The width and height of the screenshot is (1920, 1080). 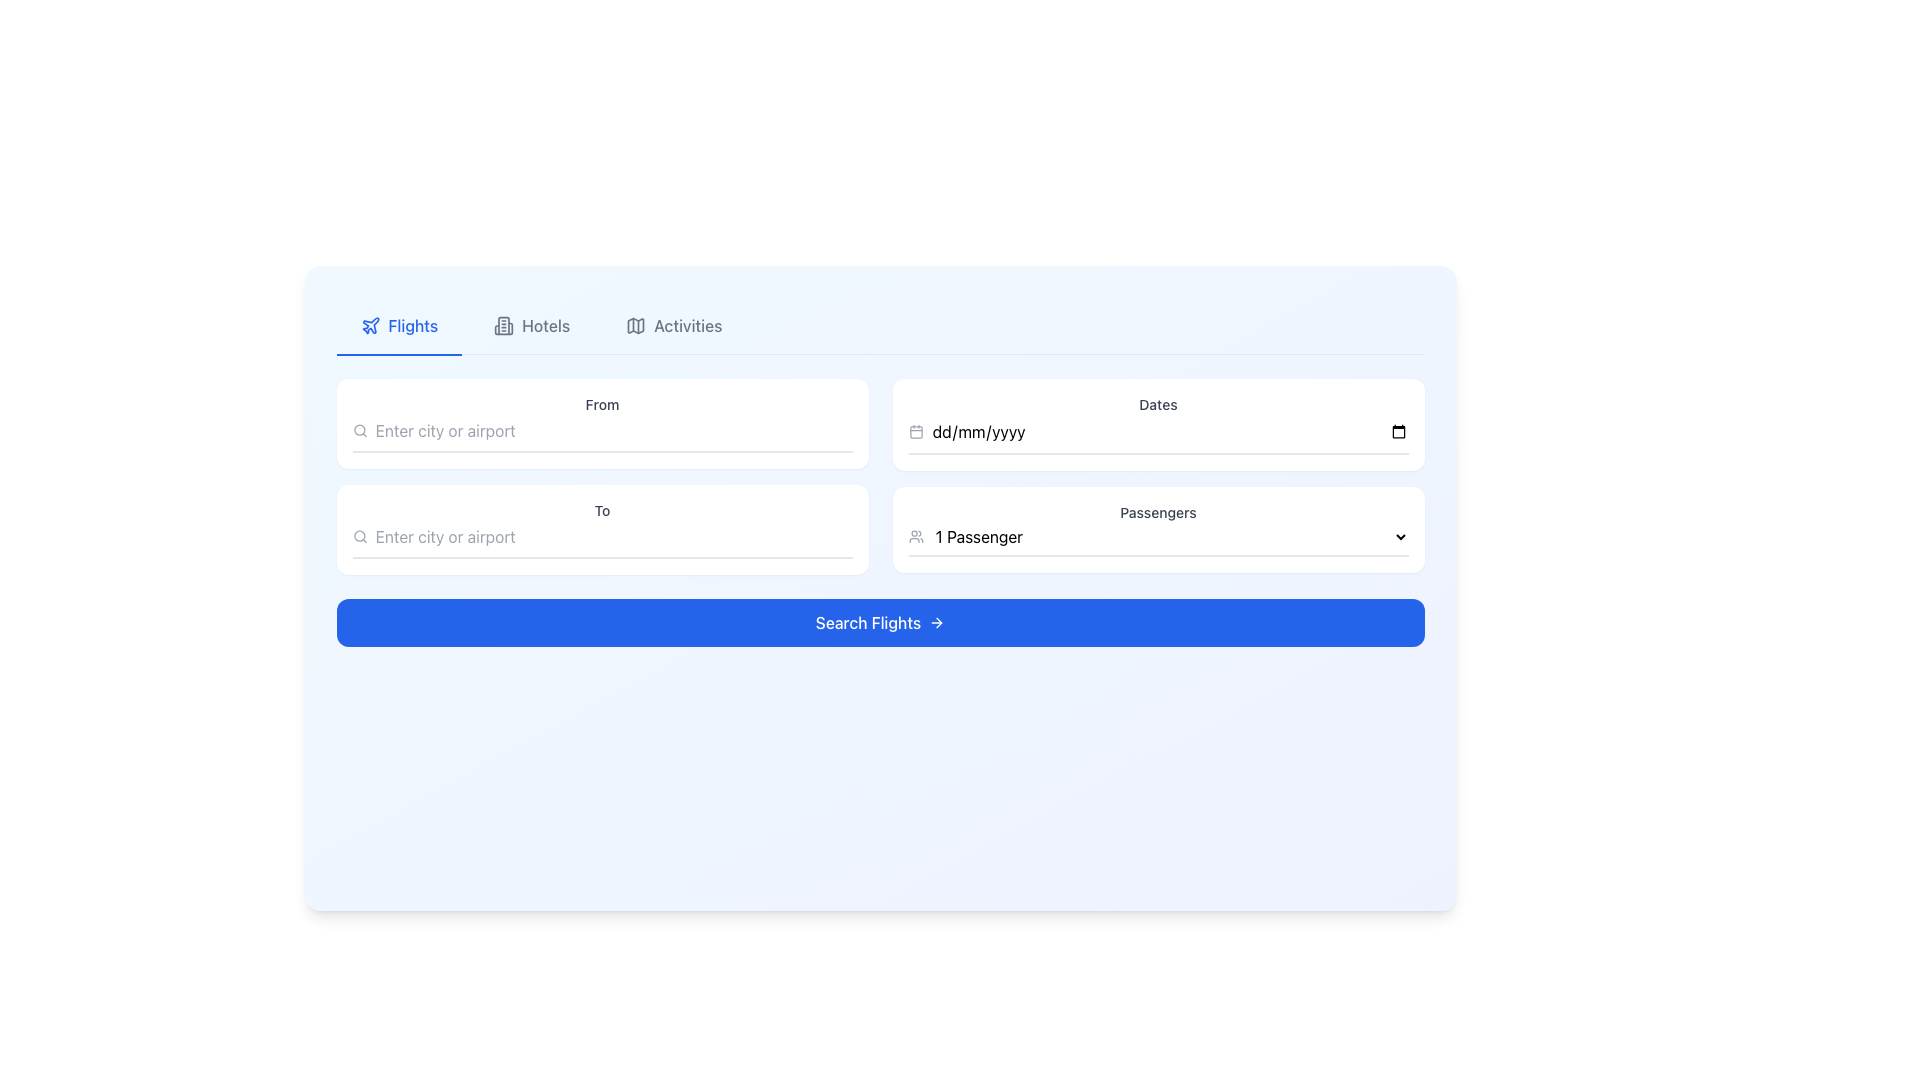 I want to click on the text label indicating the functionality to initiate a search for flights, which is centrally aligned within the blue action button at the bottom of the layout, so click(x=868, y=622).